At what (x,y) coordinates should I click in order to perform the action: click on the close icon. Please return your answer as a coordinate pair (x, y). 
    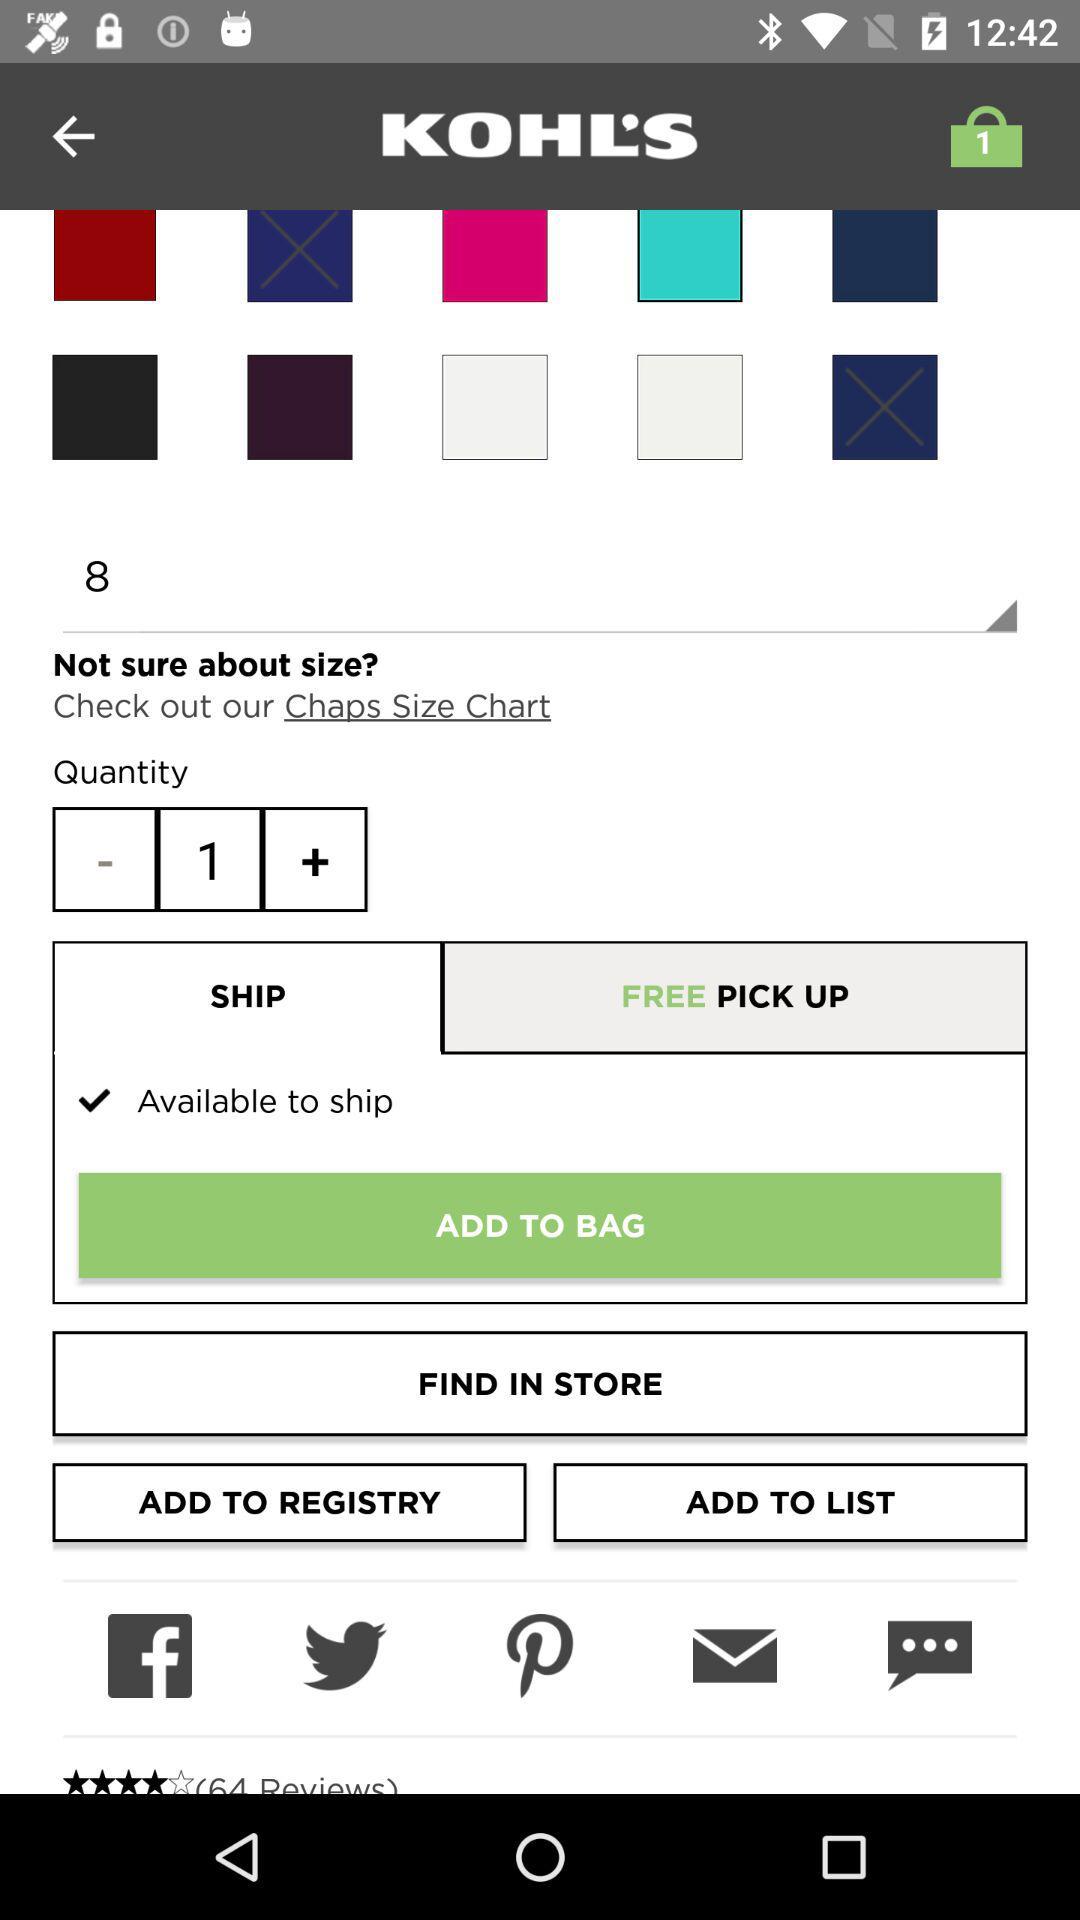
    Looking at the image, I should click on (883, 406).